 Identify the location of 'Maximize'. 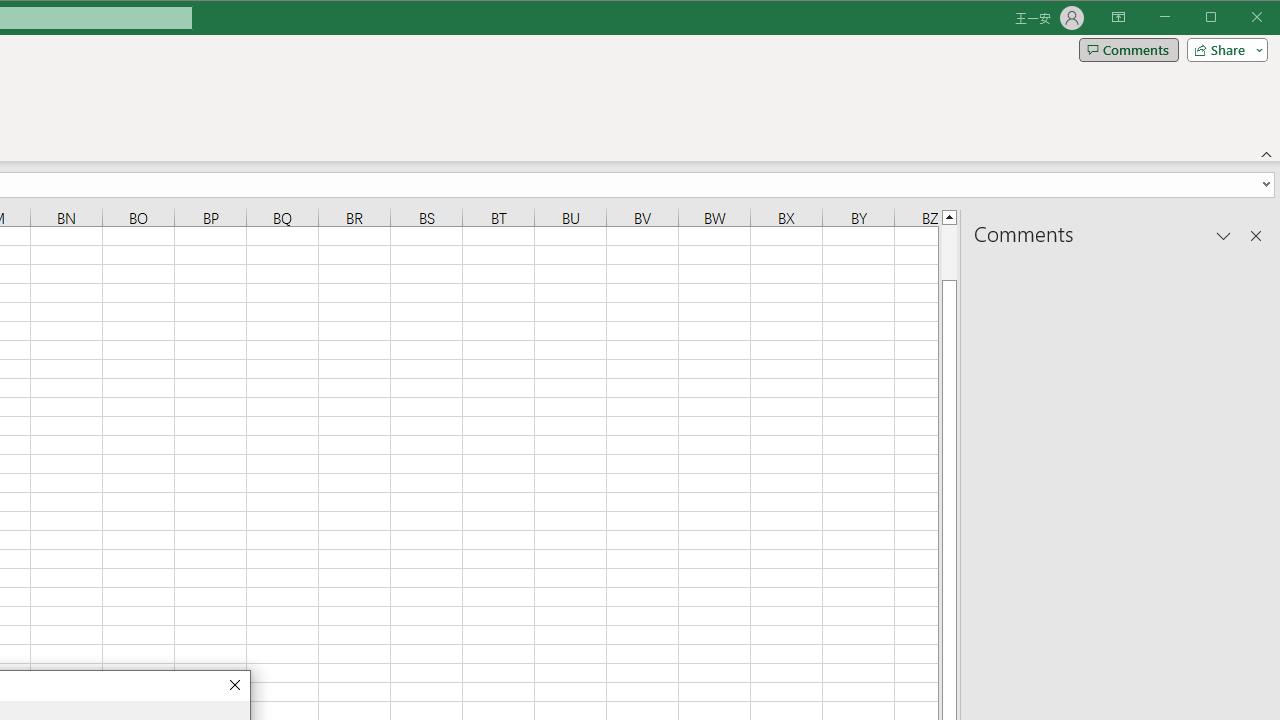
(1238, 19).